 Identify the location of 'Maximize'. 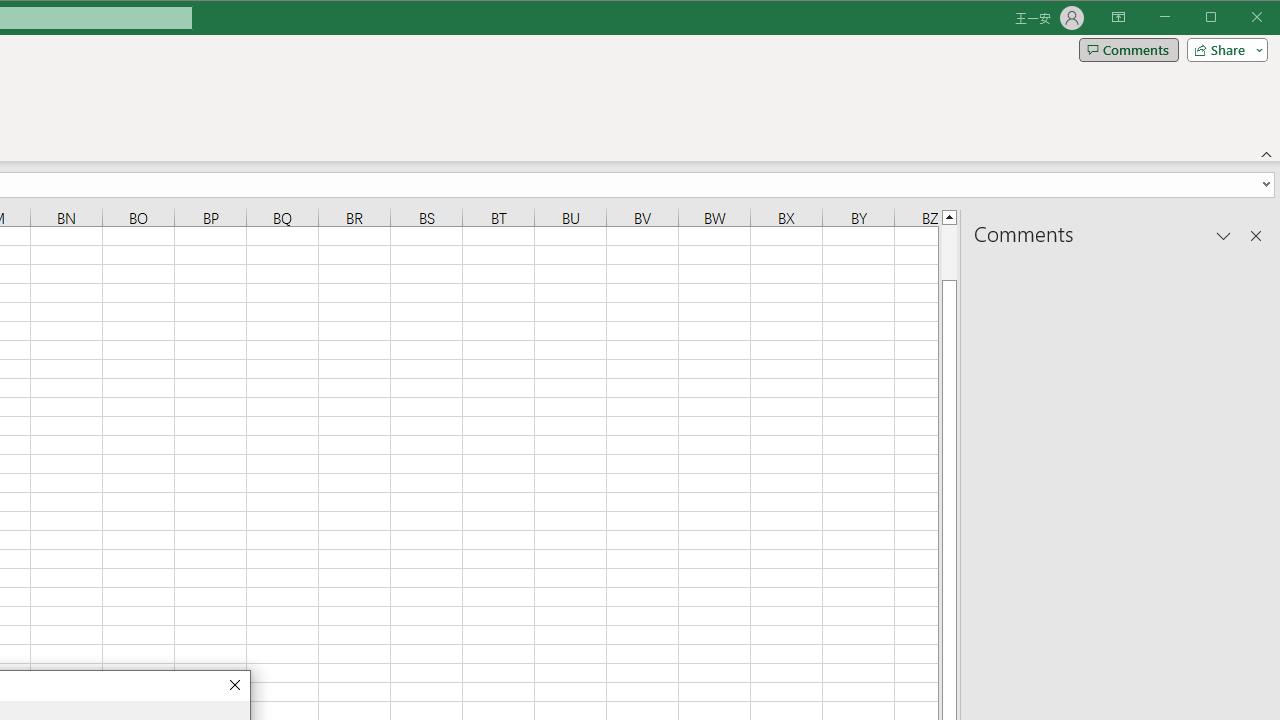
(1238, 19).